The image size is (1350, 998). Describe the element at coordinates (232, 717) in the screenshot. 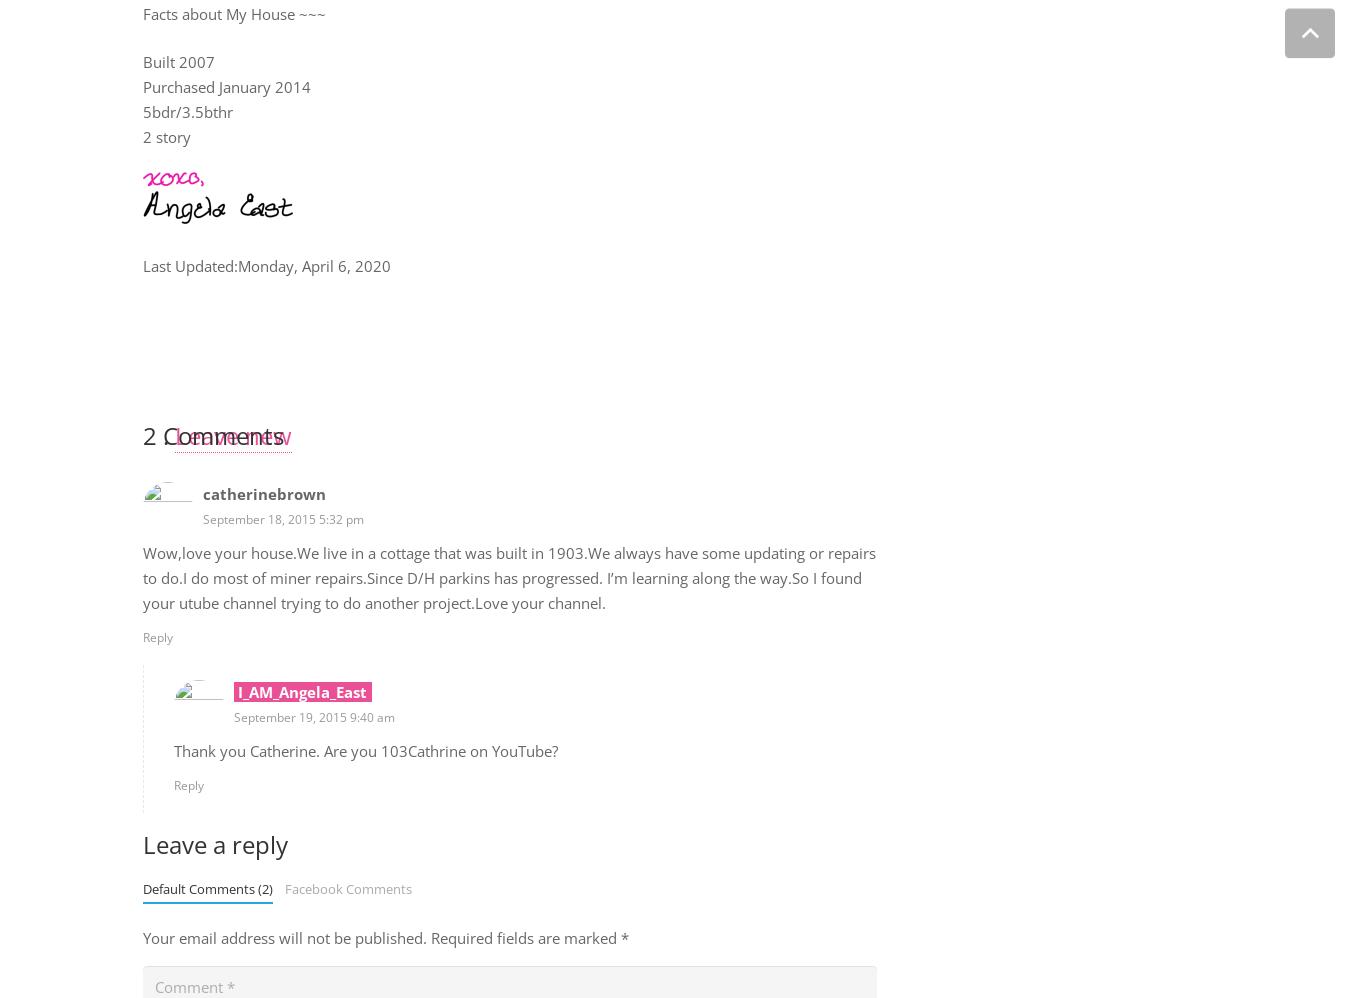

I see `'September 19, 2015 9:40 am'` at that location.